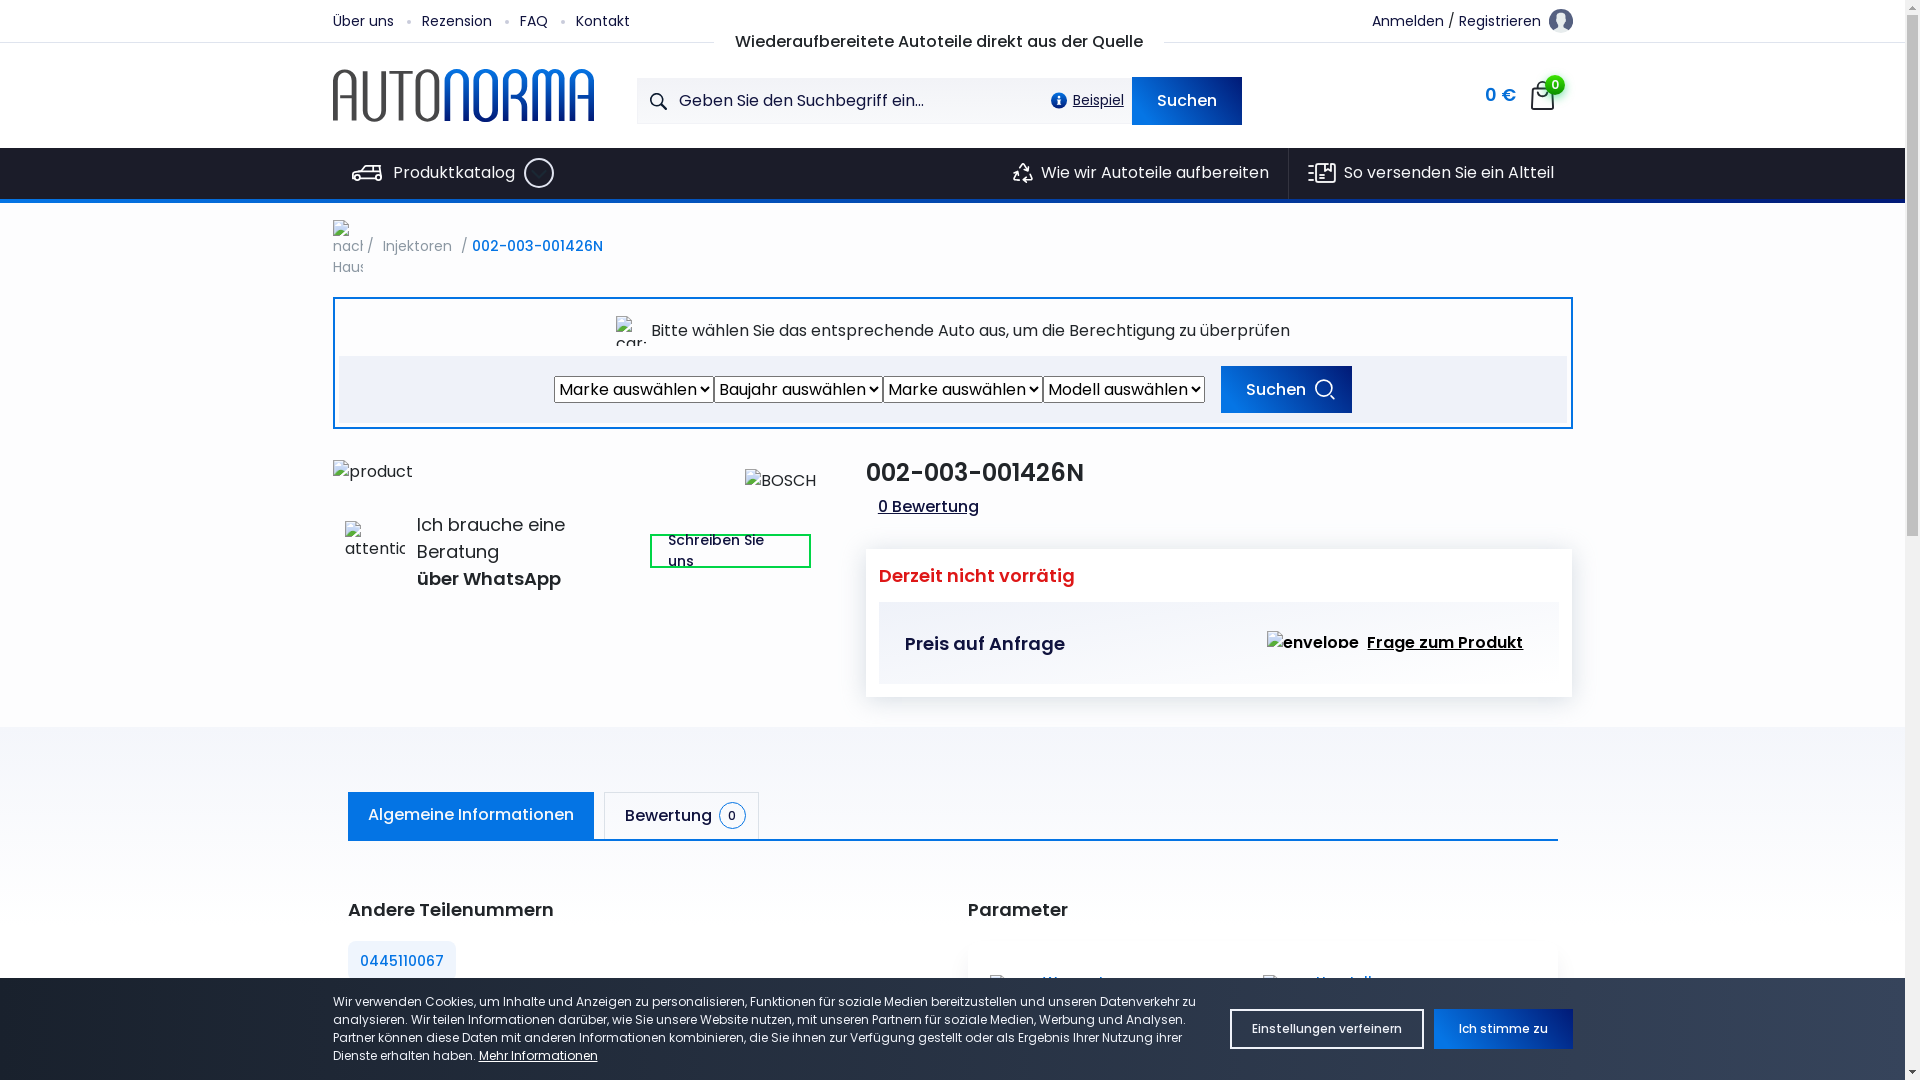 This screenshot has height=1080, width=1920. What do you see at coordinates (1228, 1029) in the screenshot?
I see `'Einstellungen verfeinern'` at bounding box center [1228, 1029].